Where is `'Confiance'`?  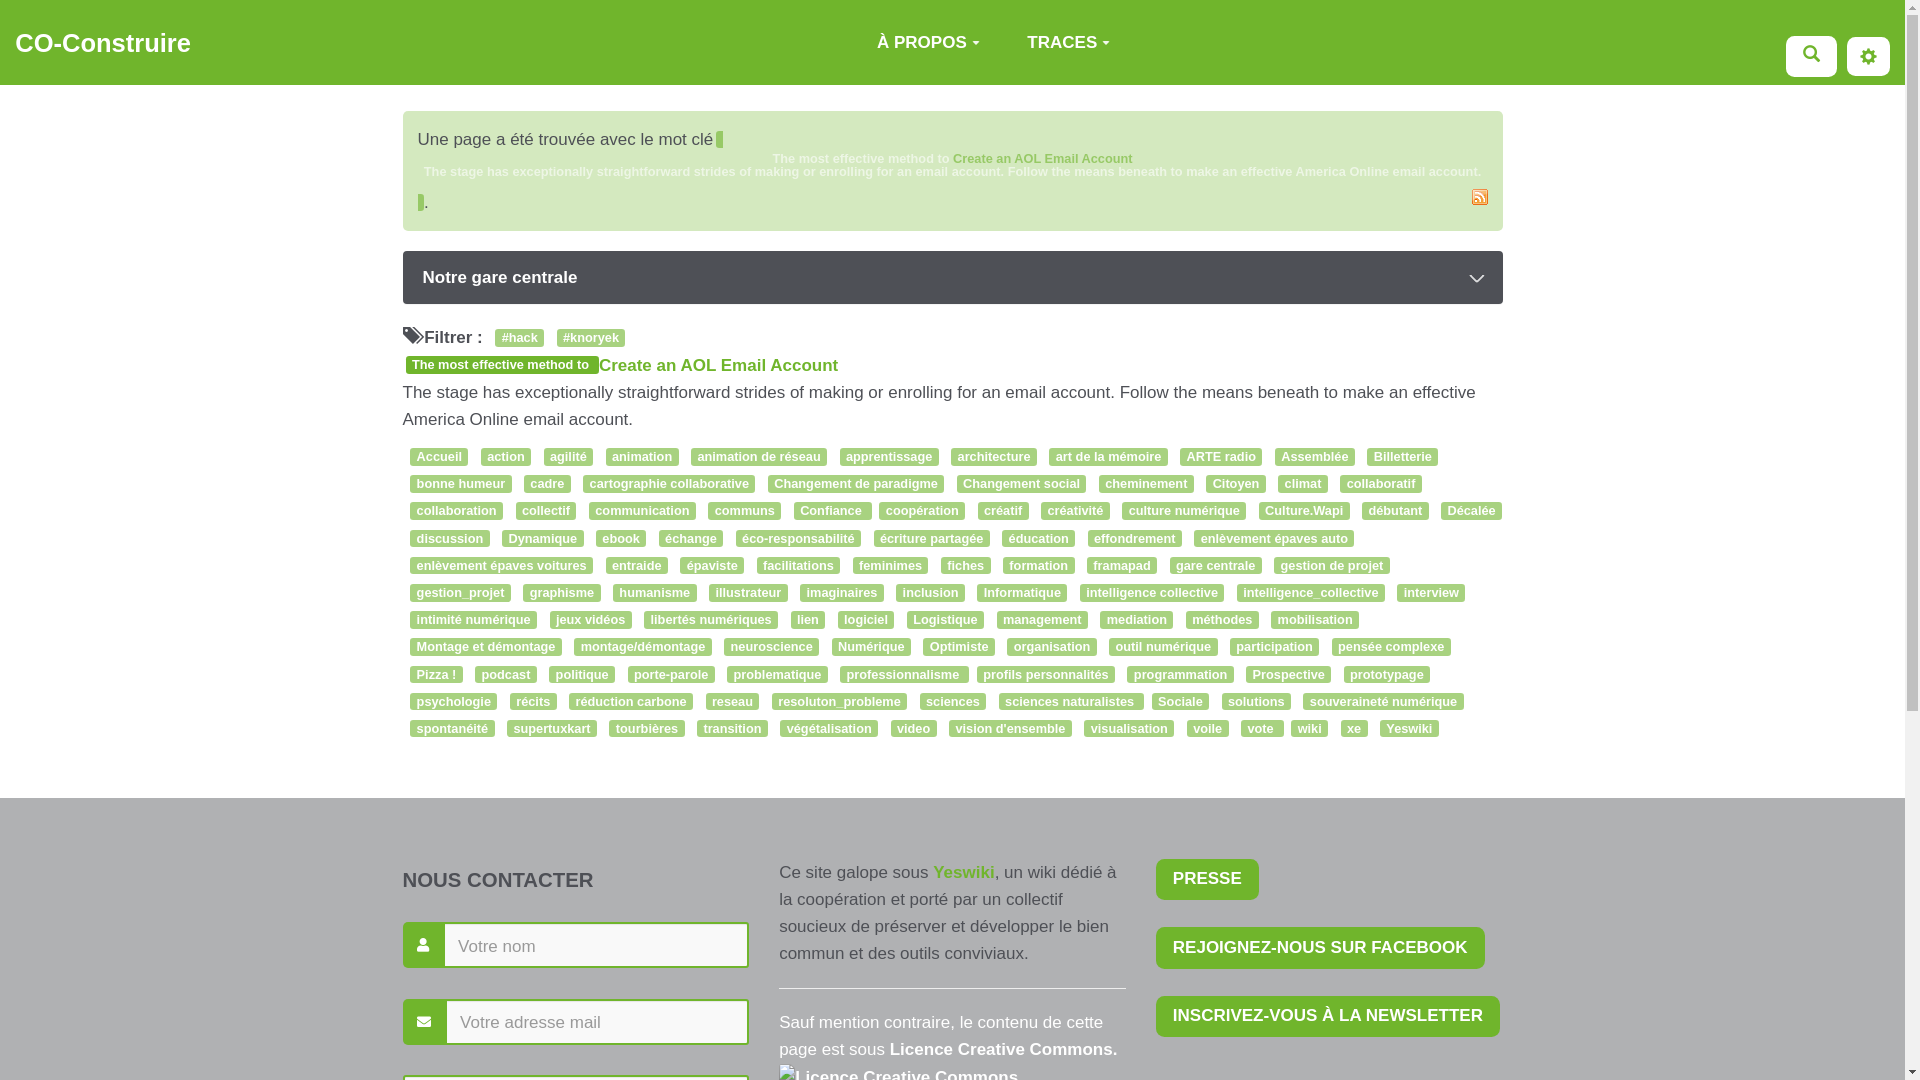 'Confiance' is located at coordinates (833, 509).